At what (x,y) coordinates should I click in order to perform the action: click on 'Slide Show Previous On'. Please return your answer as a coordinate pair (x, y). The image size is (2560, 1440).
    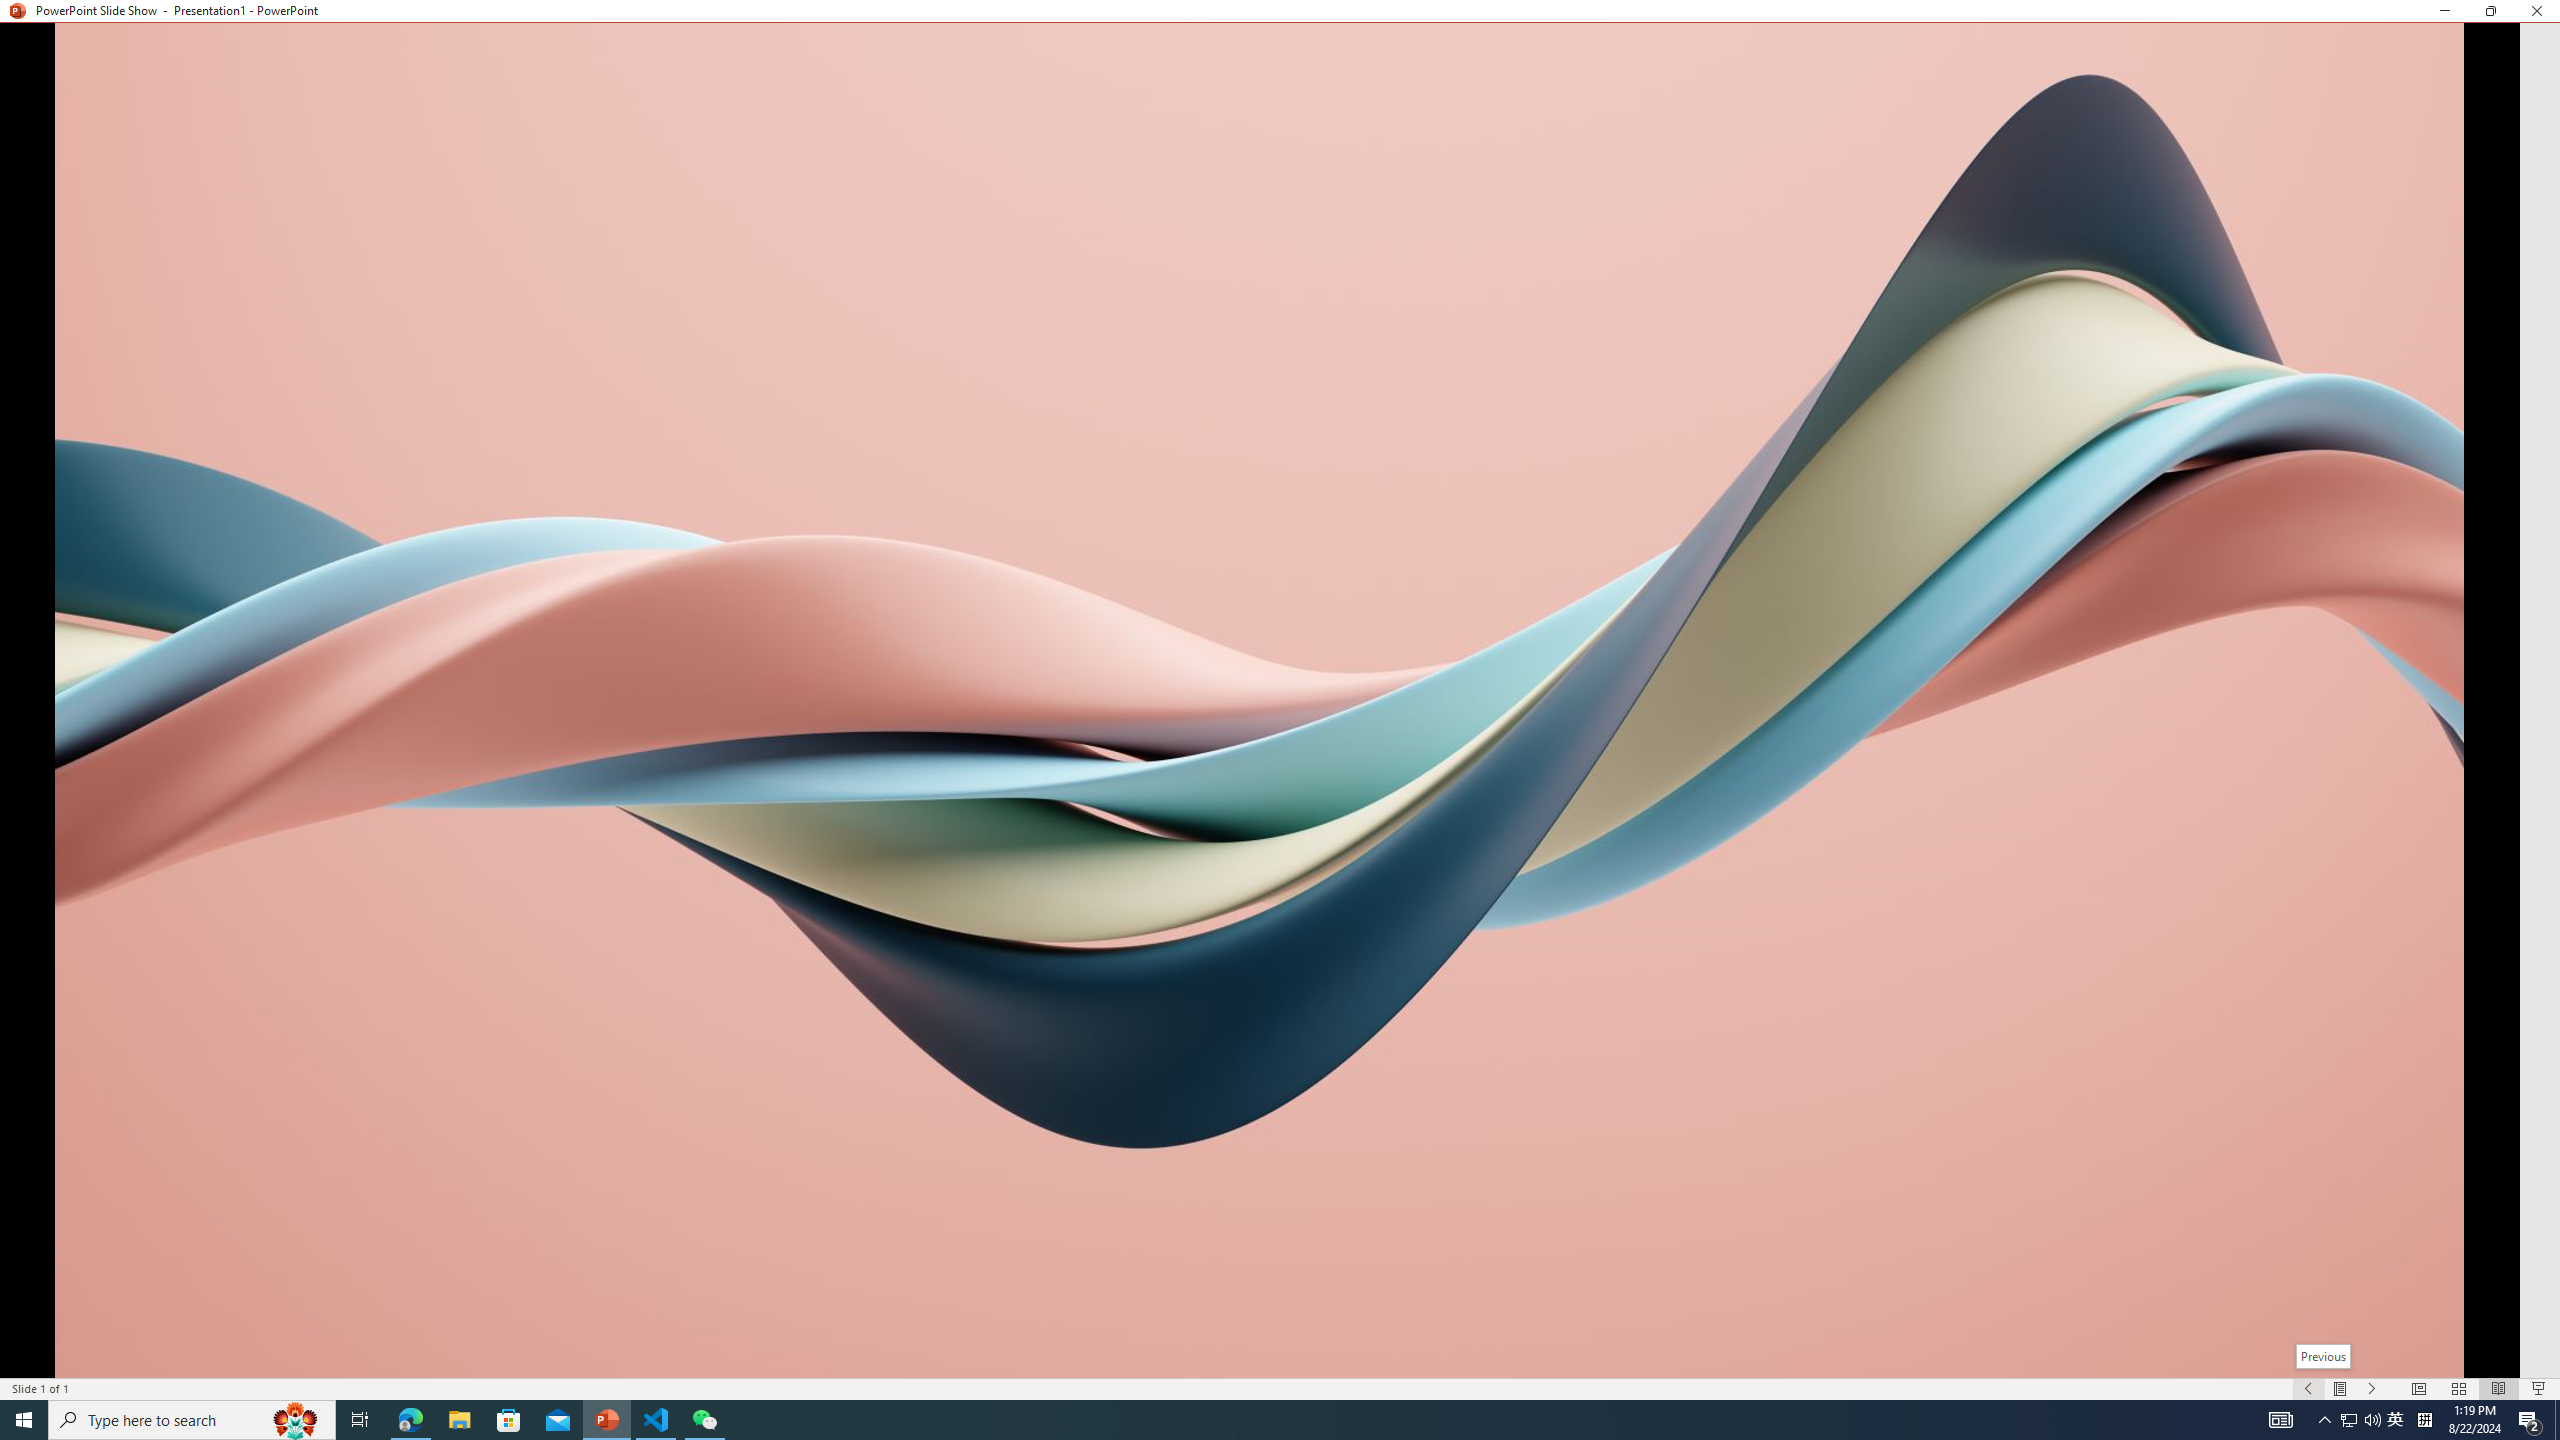
    Looking at the image, I should click on (2308, 1389).